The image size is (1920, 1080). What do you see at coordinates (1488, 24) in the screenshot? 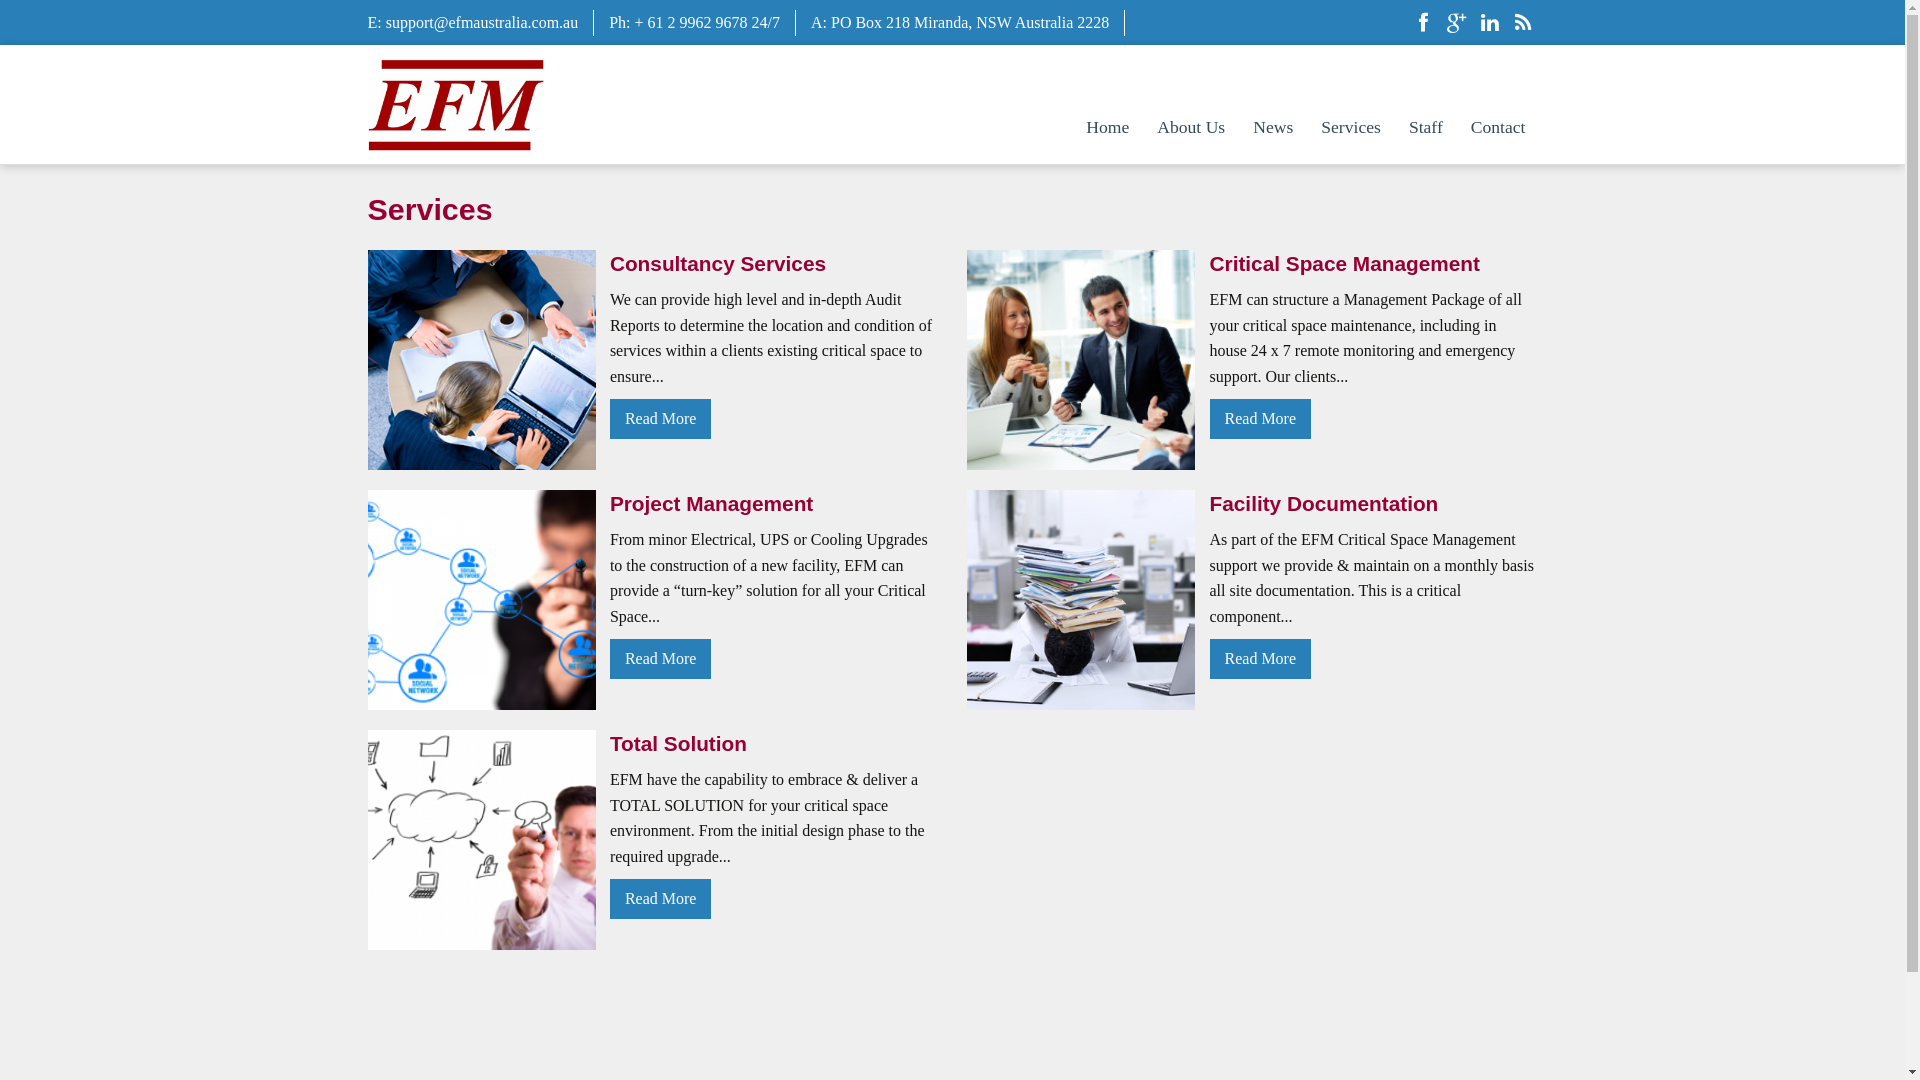
I see `'Join us on Linked-In'` at bounding box center [1488, 24].